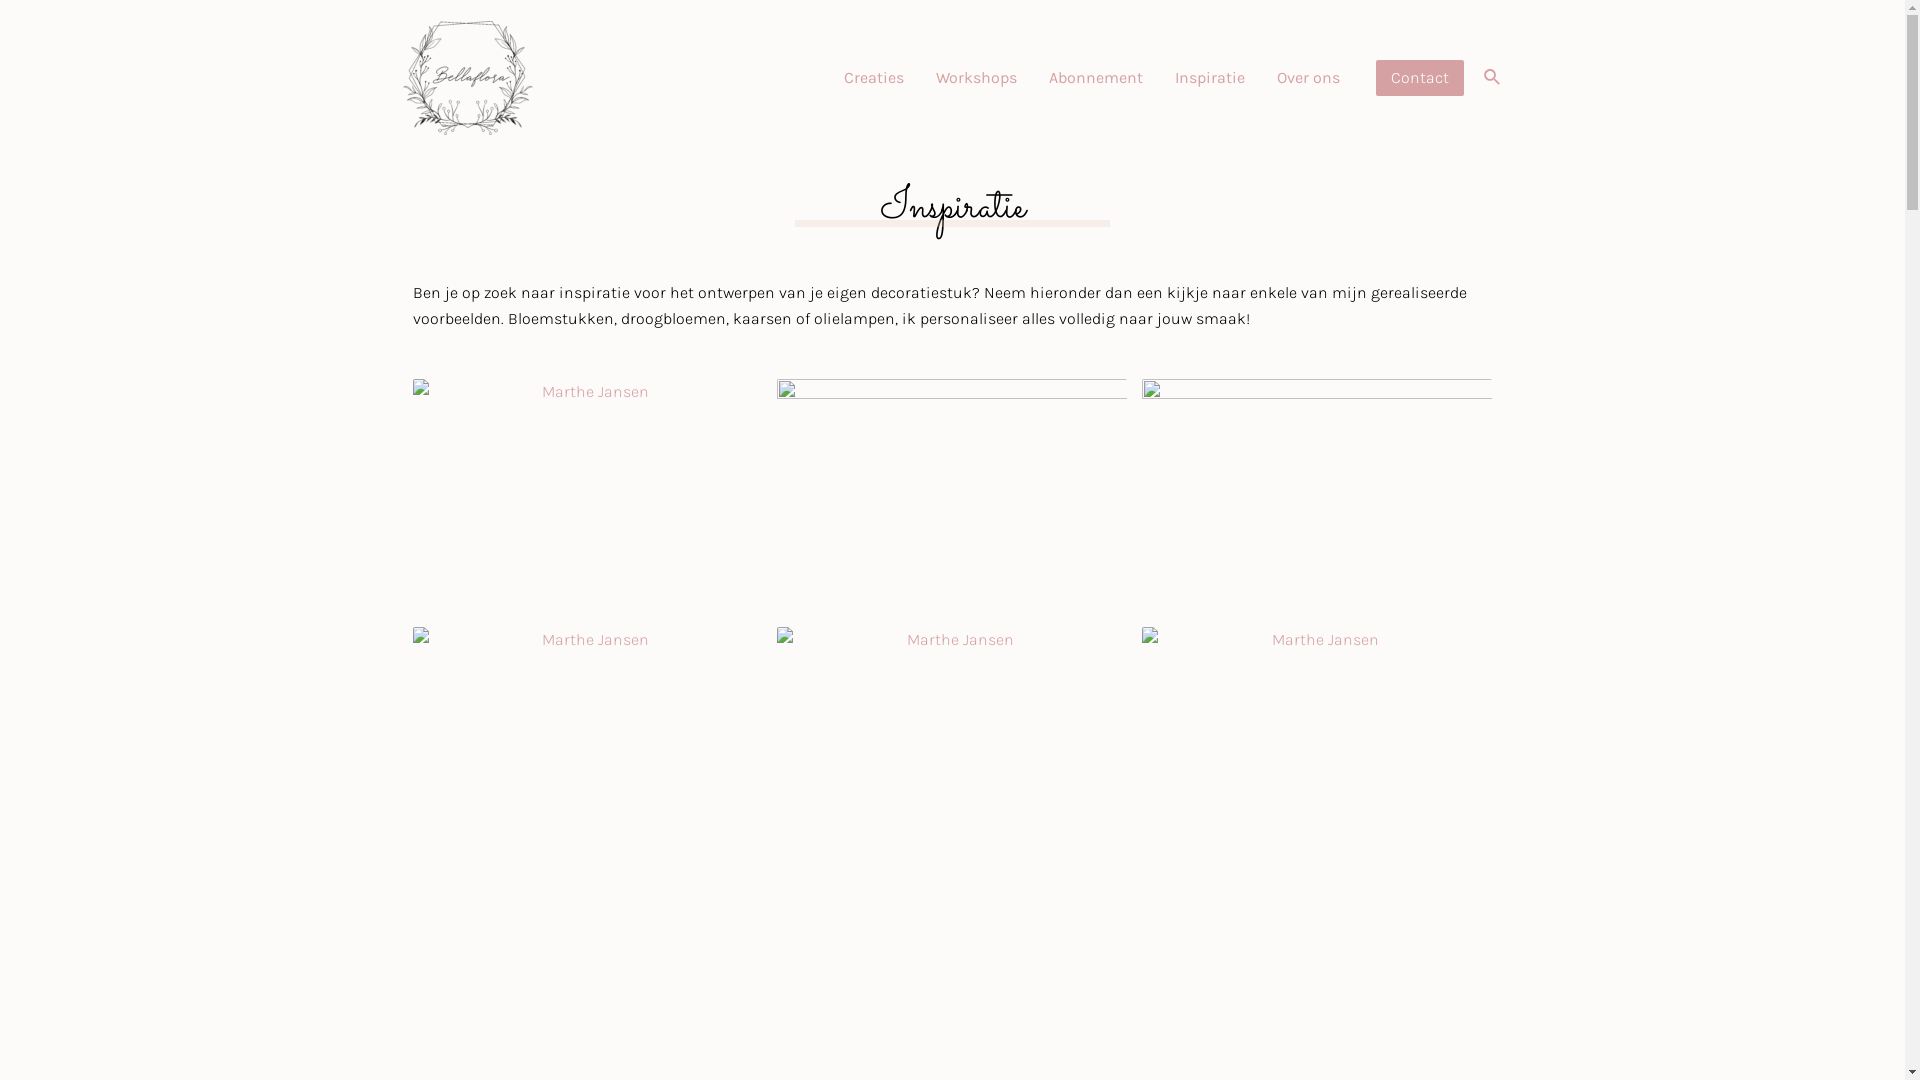 This screenshot has height=1080, width=1920. Describe the element at coordinates (1094, 76) in the screenshot. I see `'Abonnement'` at that location.